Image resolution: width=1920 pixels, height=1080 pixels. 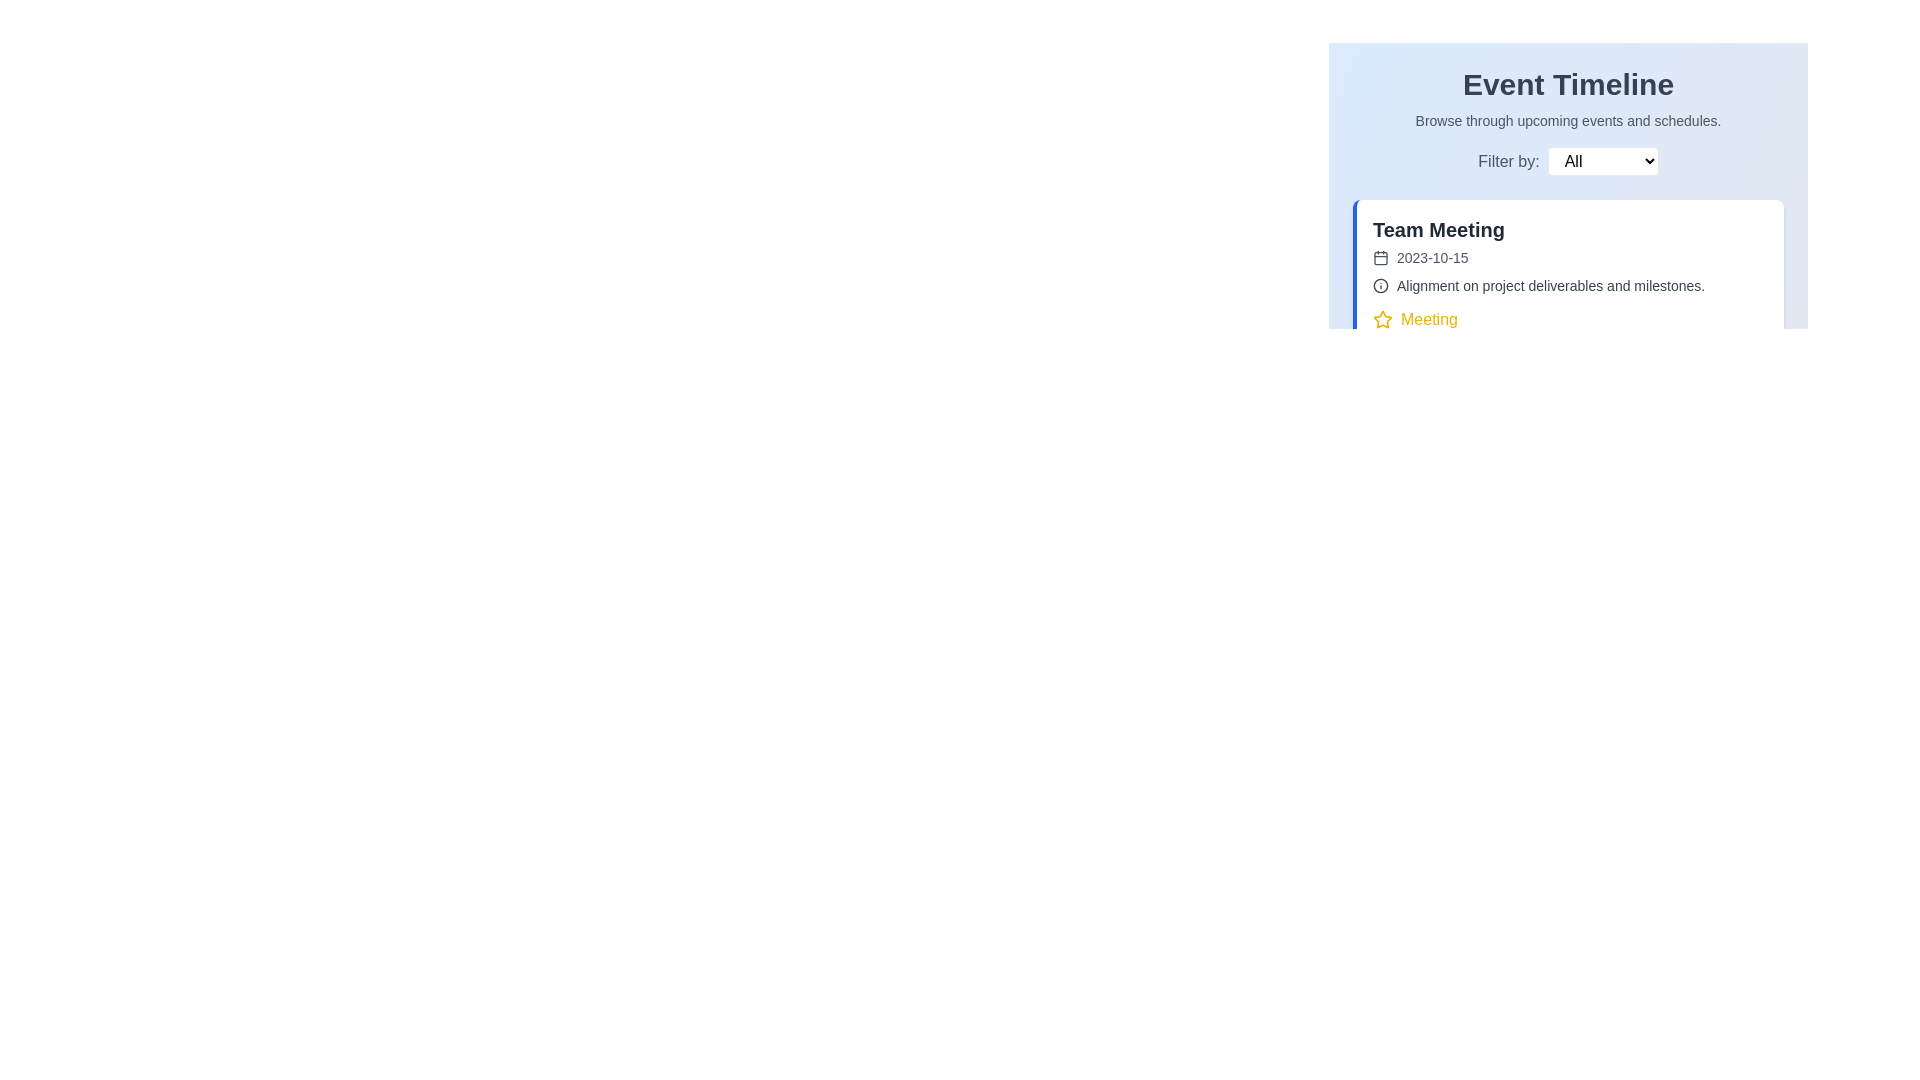 What do you see at coordinates (1380, 257) in the screenshot?
I see `the calendar icon body, which is a small, rounded rectangle with dimensions of 18x18 pixels, located within the bounds of the calendar icon` at bounding box center [1380, 257].